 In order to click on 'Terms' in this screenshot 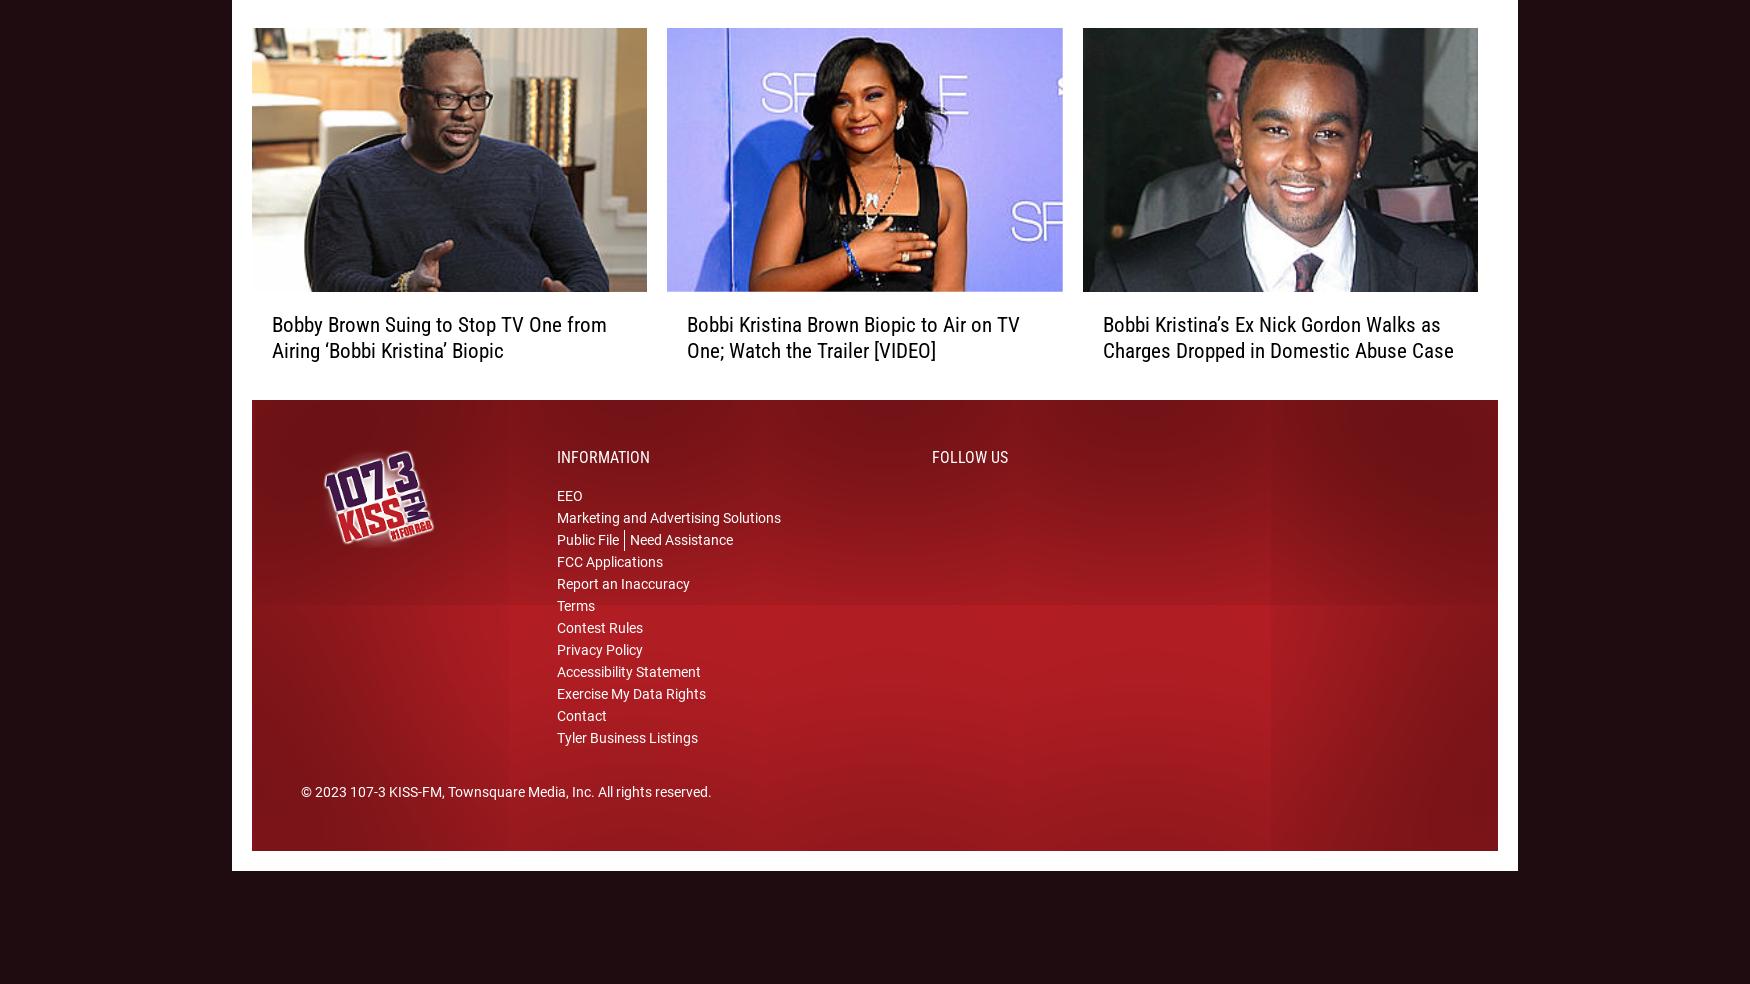, I will do `click(575, 632)`.